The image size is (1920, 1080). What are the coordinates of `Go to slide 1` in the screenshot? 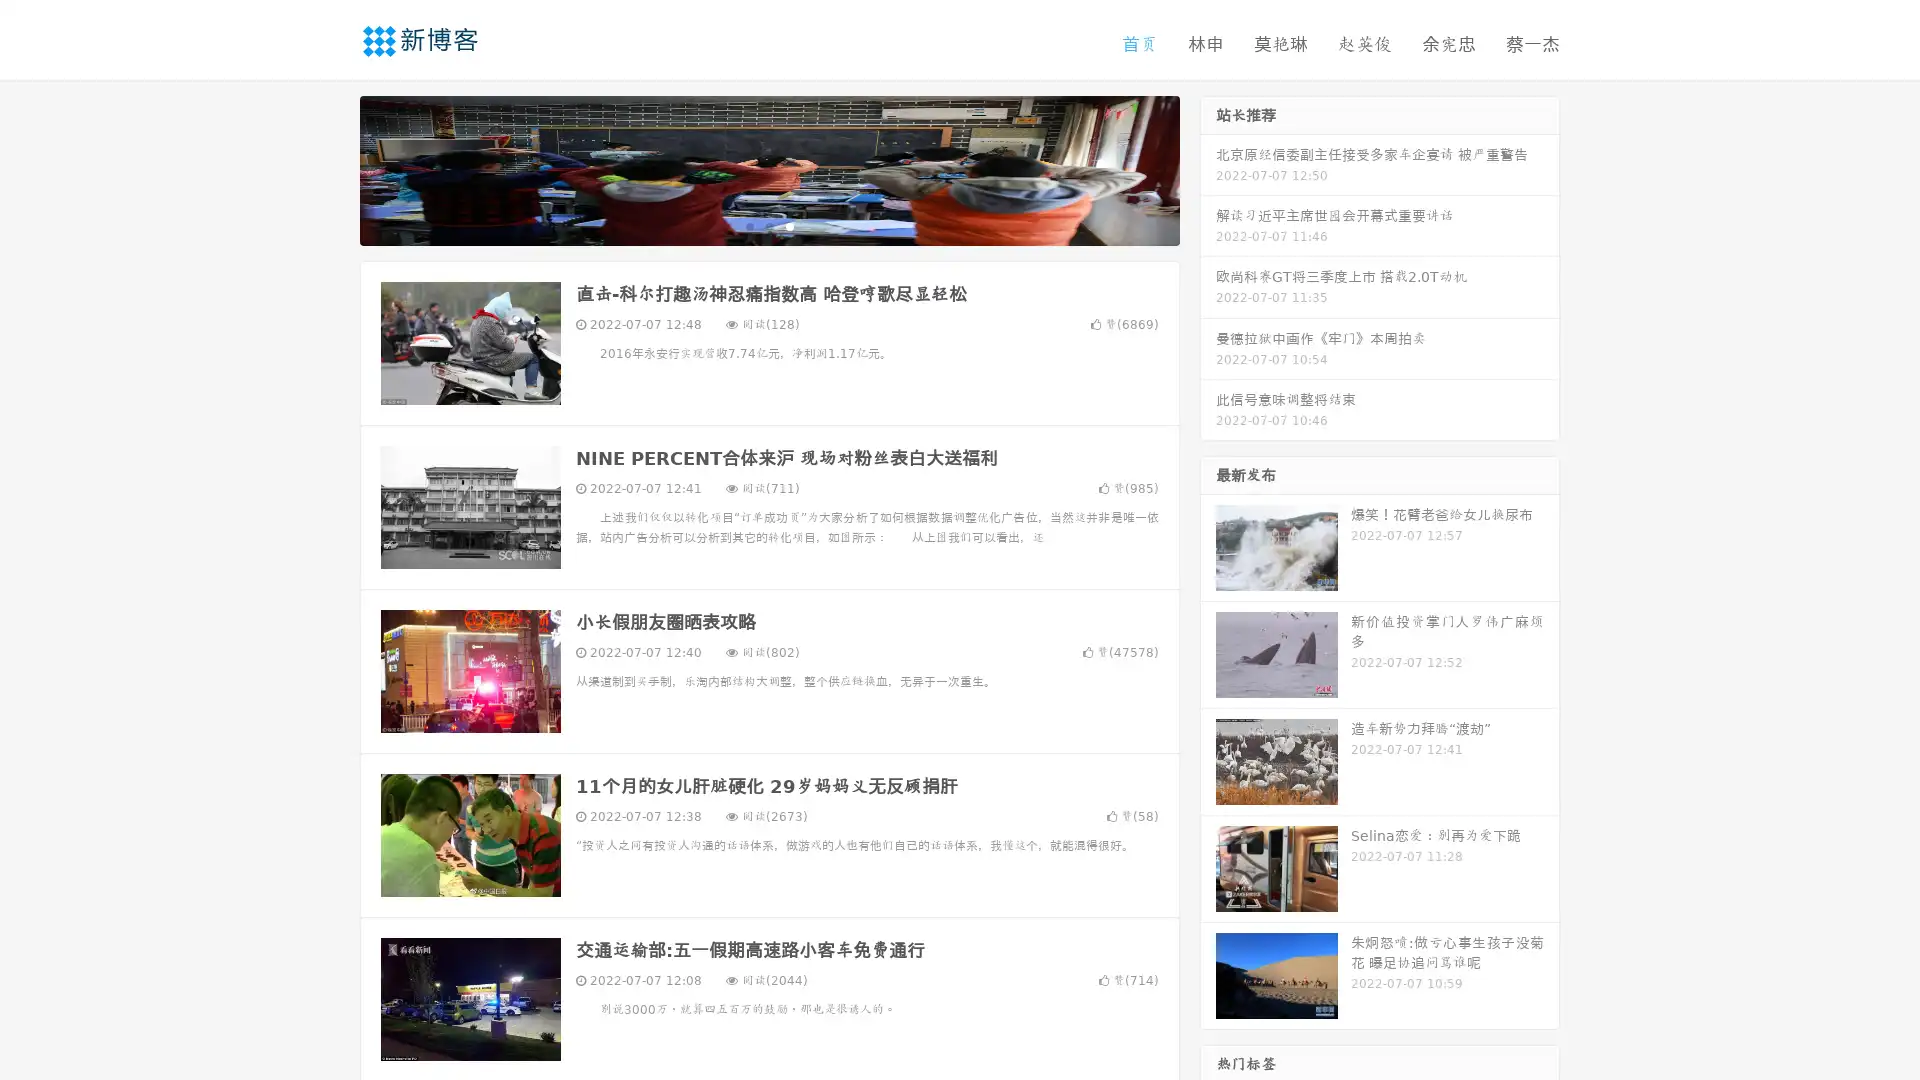 It's located at (748, 225).